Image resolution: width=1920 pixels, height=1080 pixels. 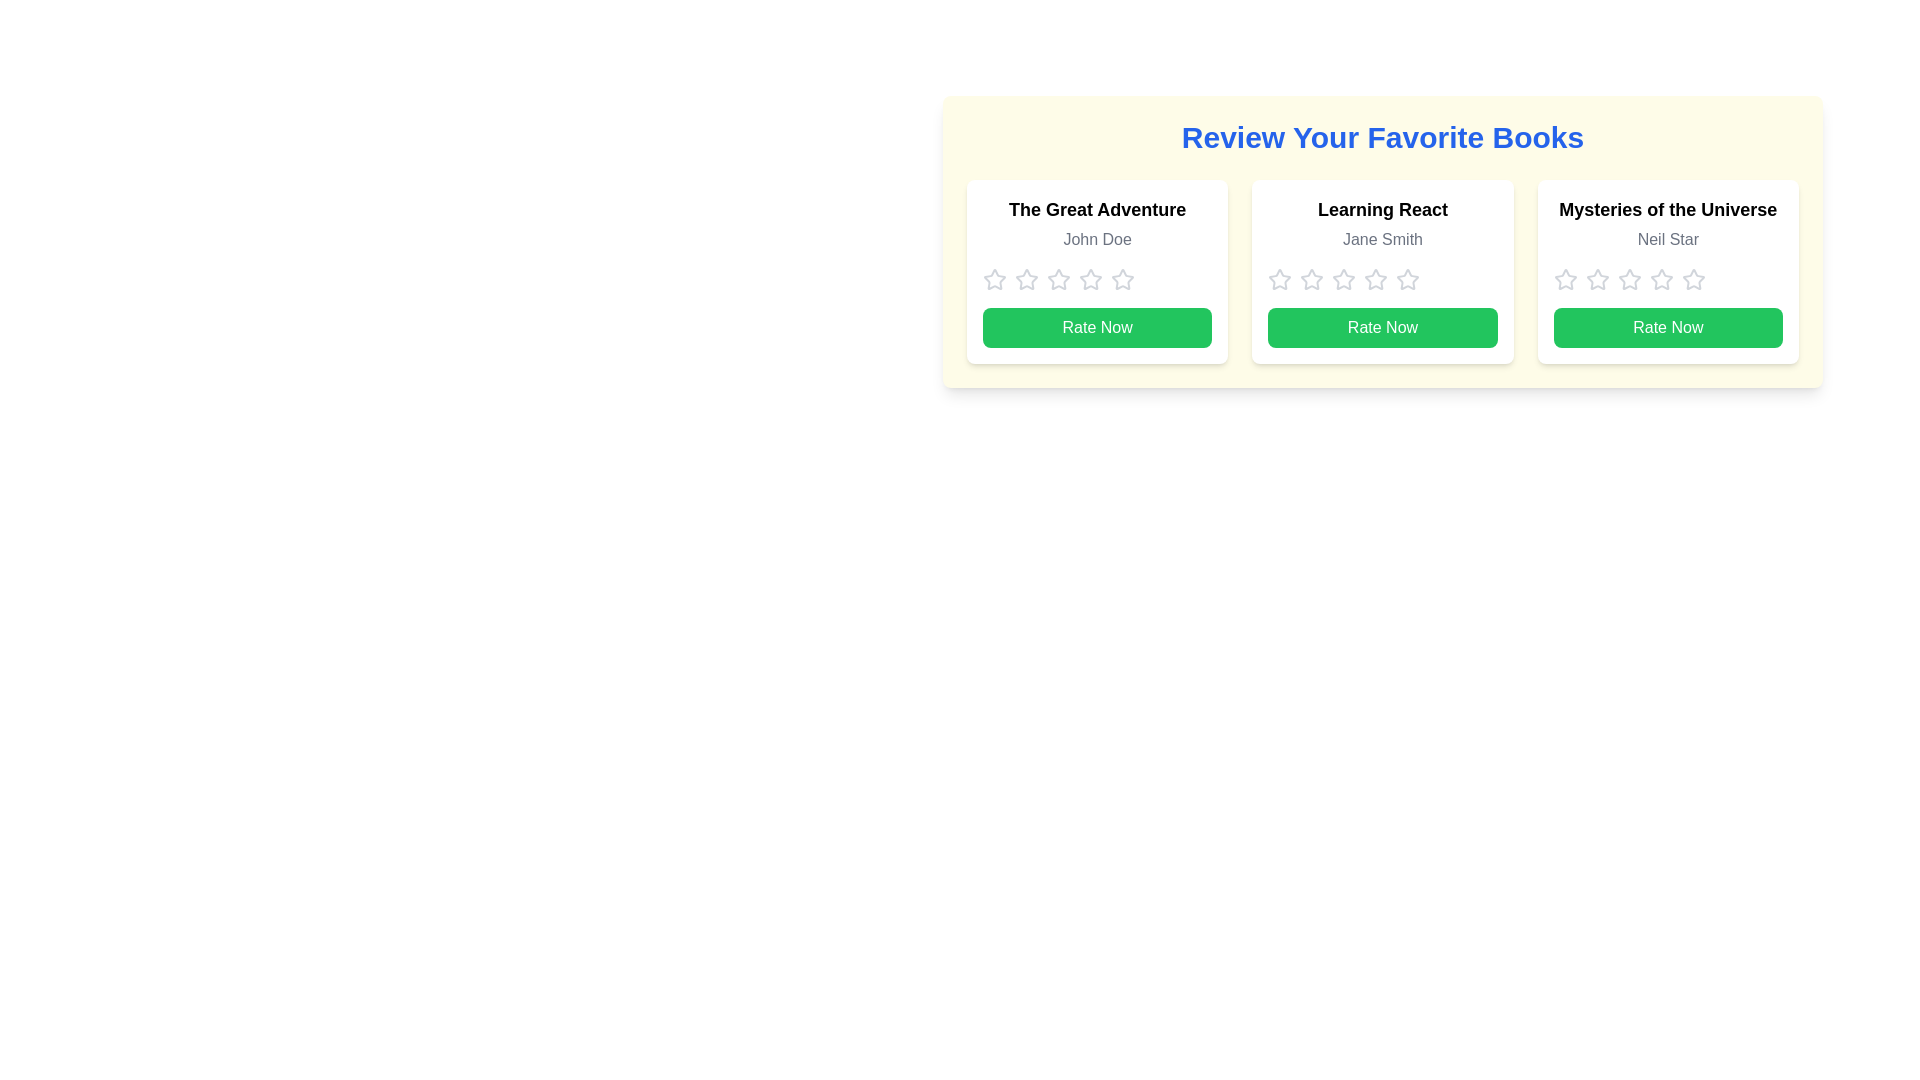 What do you see at coordinates (1312, 279) in the screenshot?
I see `the first star icon in the rating system of the 'Learning React' book card` at bounding box center [1312, 279].